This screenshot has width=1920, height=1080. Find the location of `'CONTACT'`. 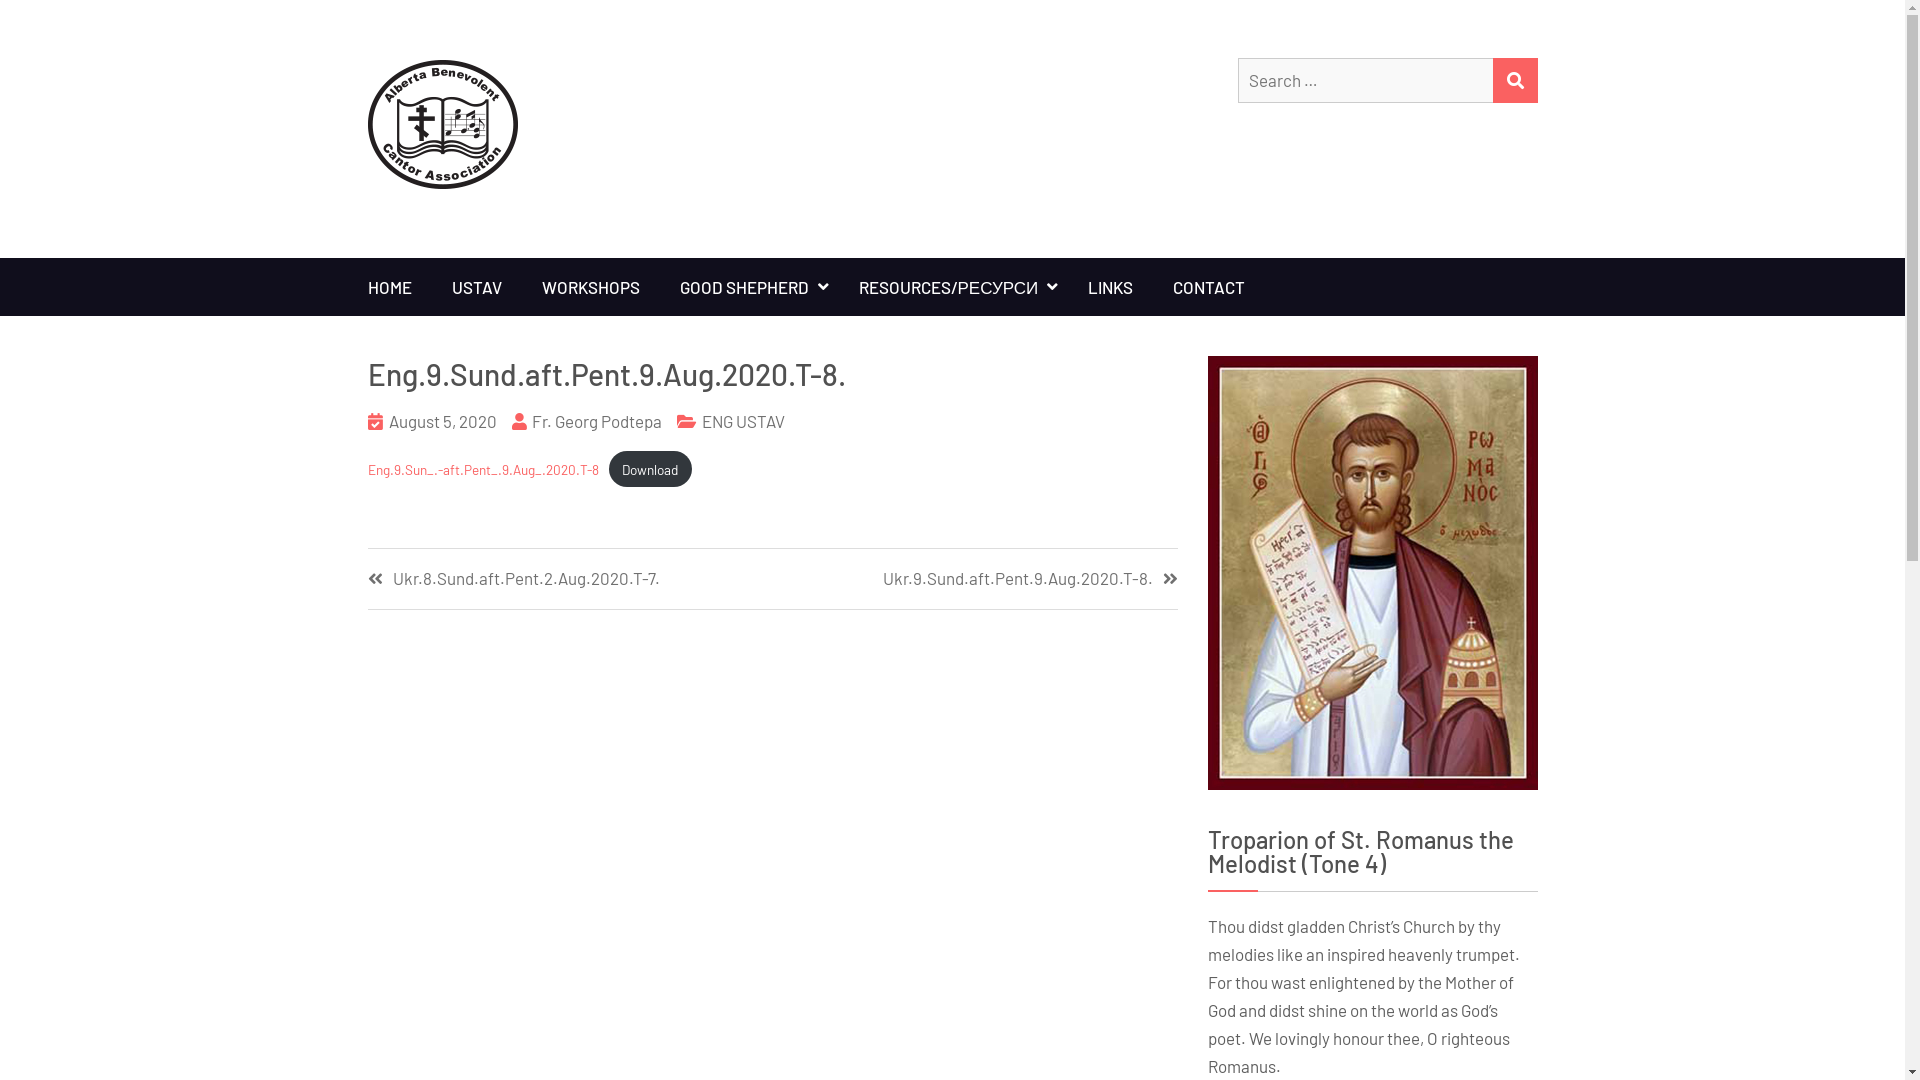

'CONTACT' is located at coordinates (1208, 286).